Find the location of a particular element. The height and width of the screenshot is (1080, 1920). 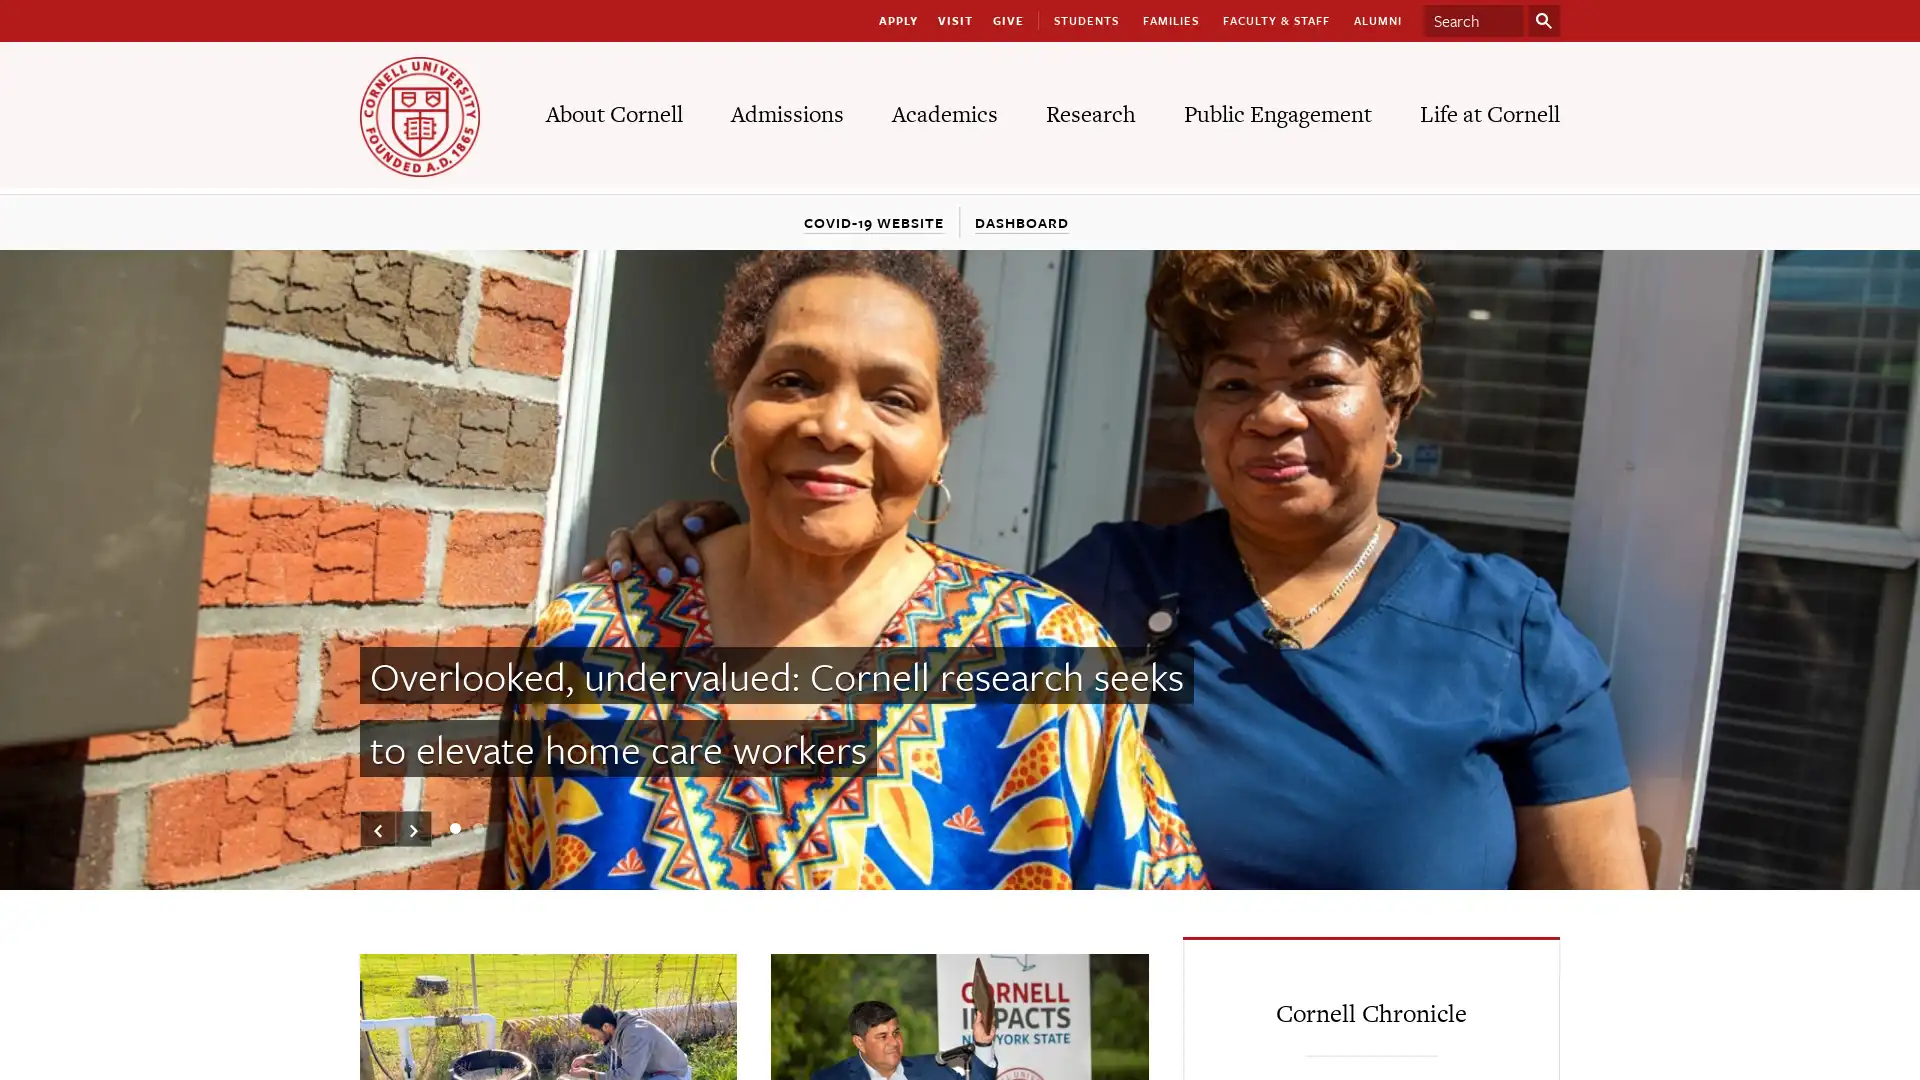

Next slide is located at coordinates (412, 829).